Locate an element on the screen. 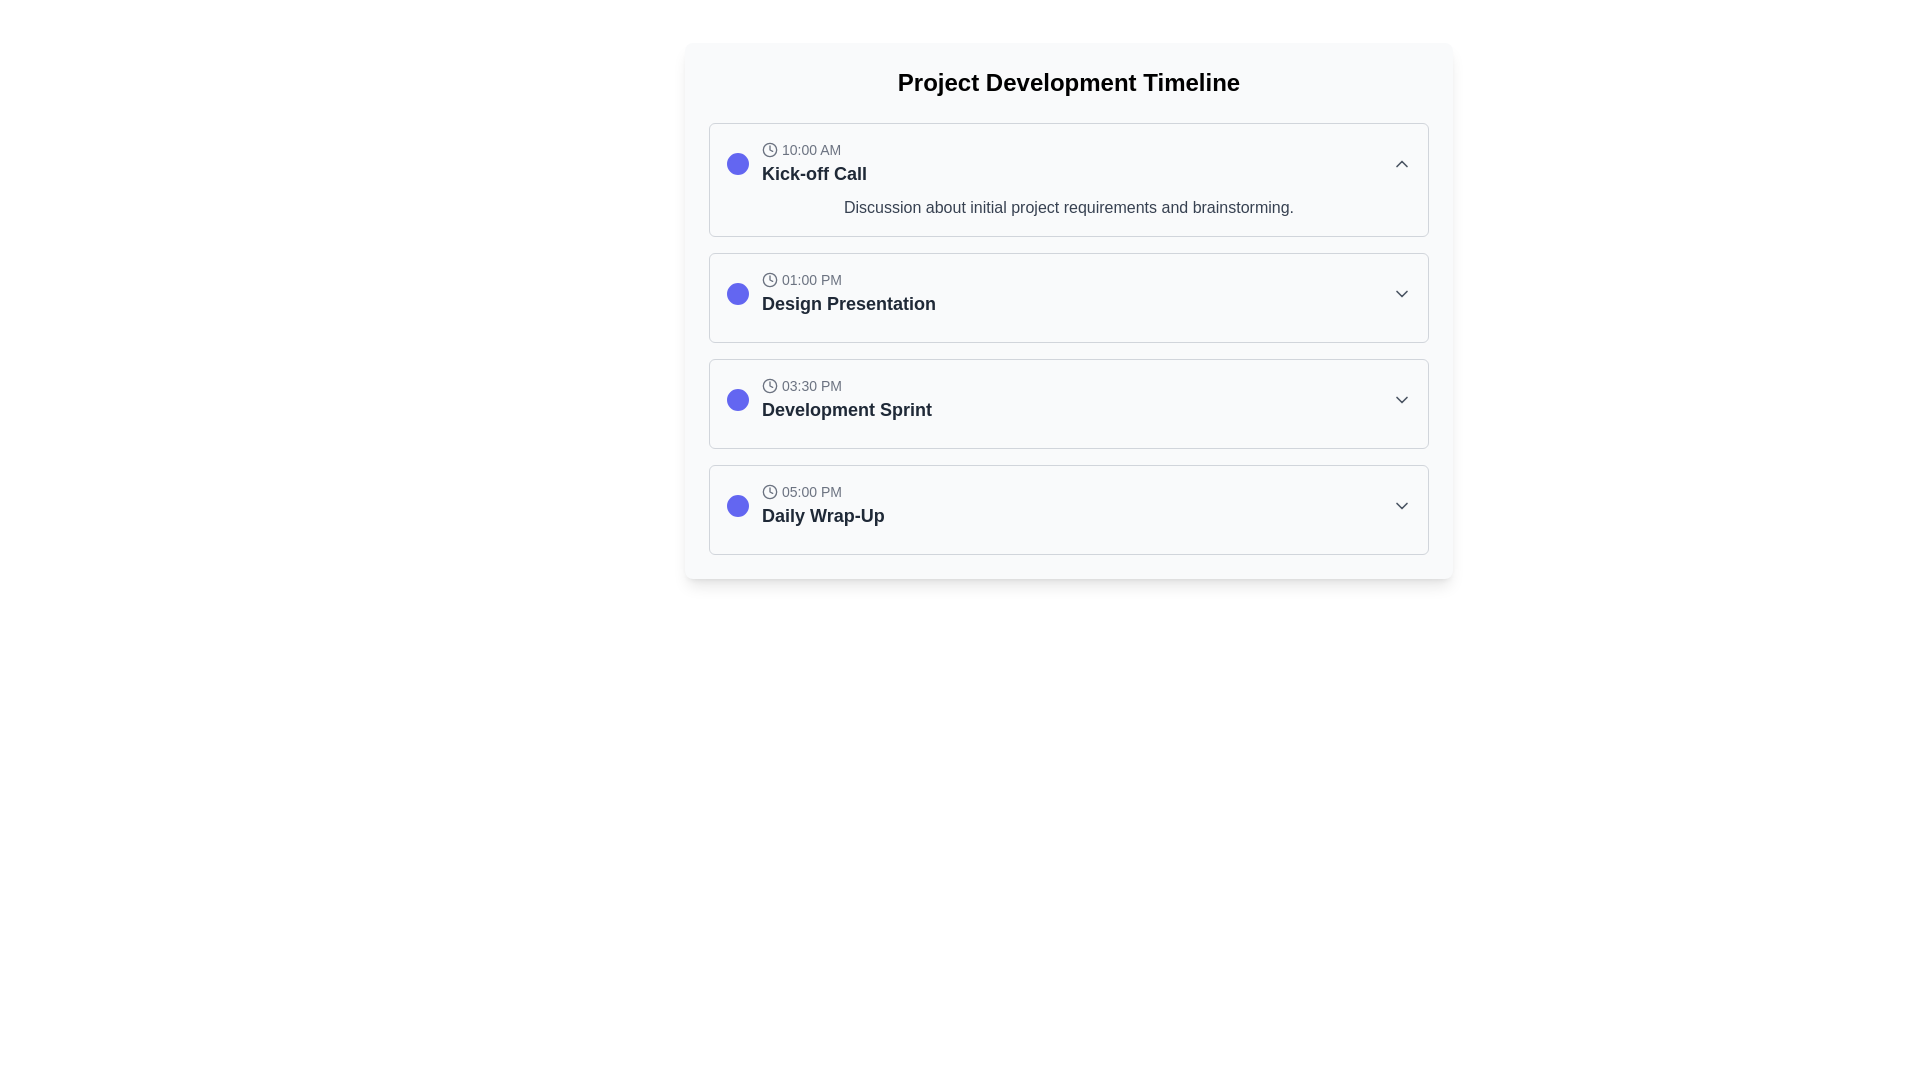  the Decorative SVG component (clock icon) located near the time label '01:00 PM' in the timeline interface, which is associated with the event 'Design Presentation.' is located at coordinates (768, 280).